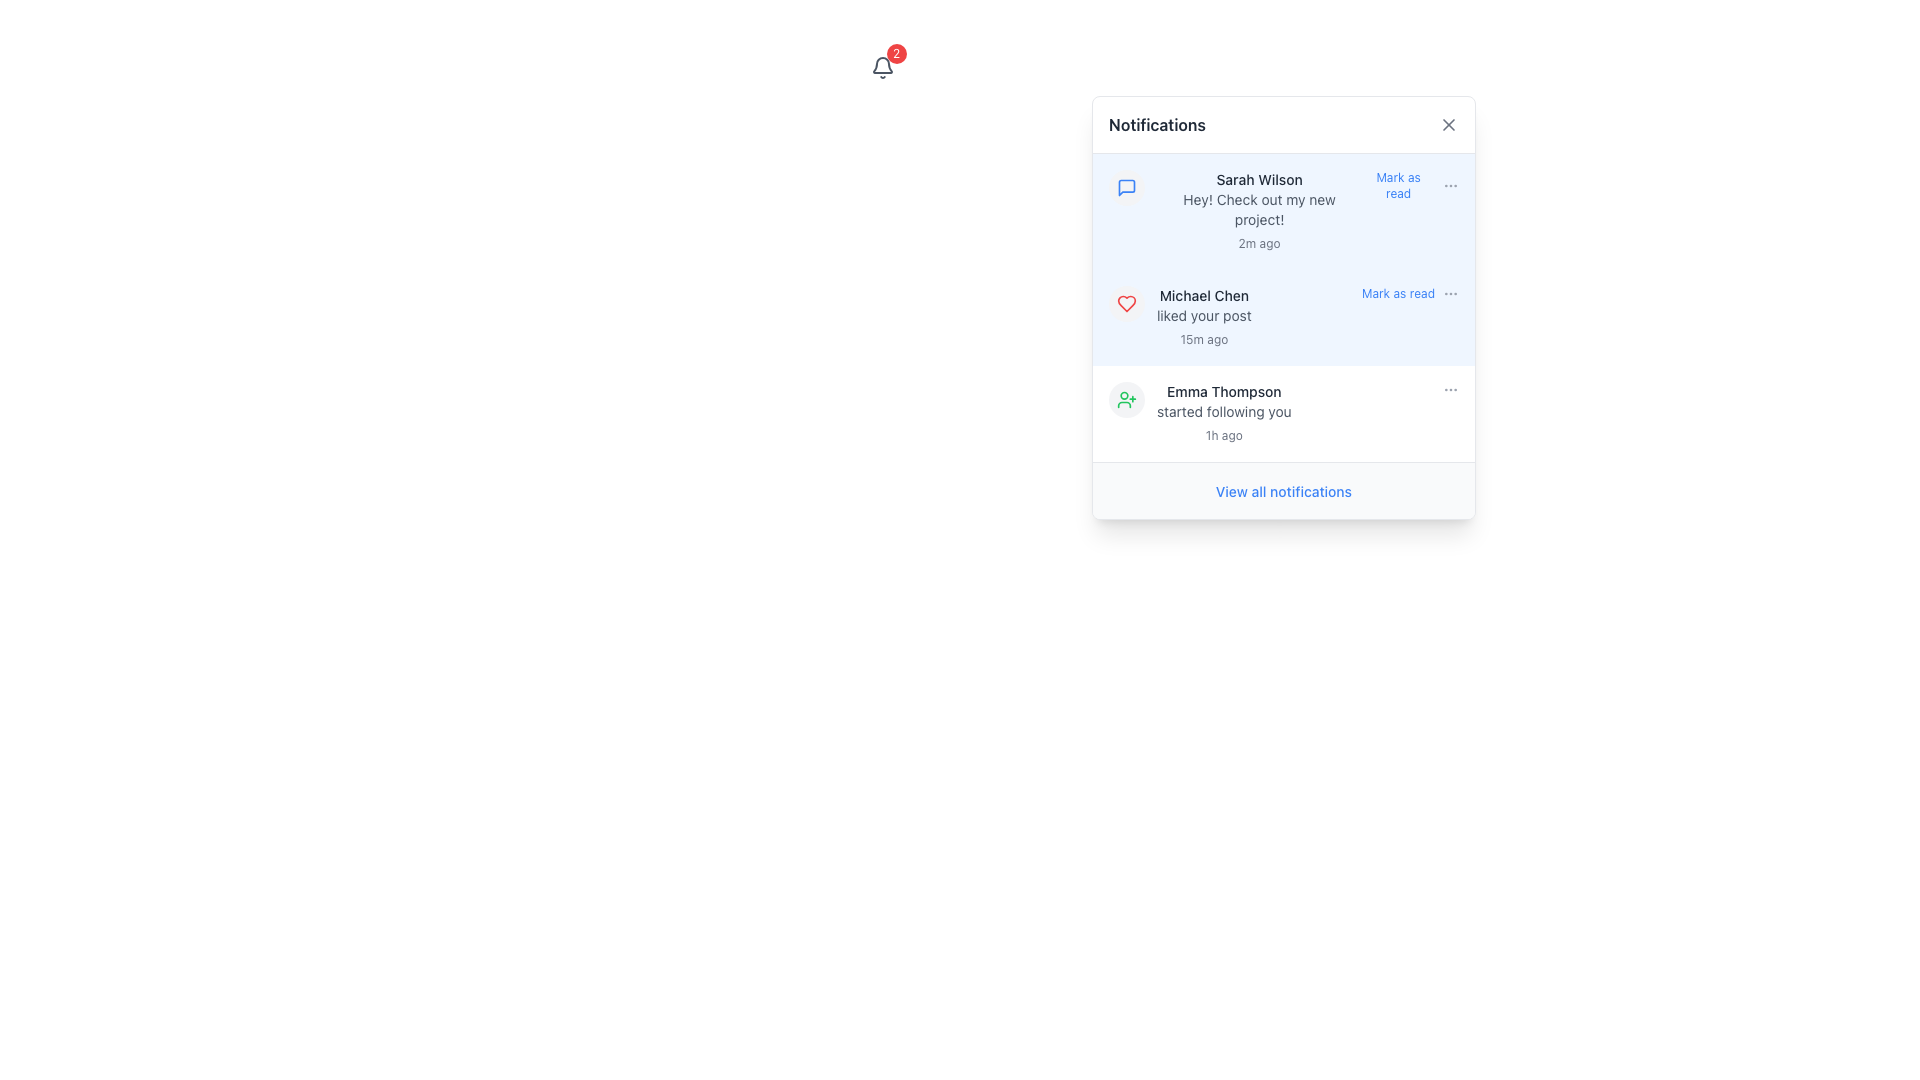 The image size is (1920, 1080). What do you see at coordinates (1308, 316) in the screenshot?
I see `the 'Mark as read' link in the second notification from 'Michael Chen' in the notification panel to update its status` at bounding box center [1308, 316].